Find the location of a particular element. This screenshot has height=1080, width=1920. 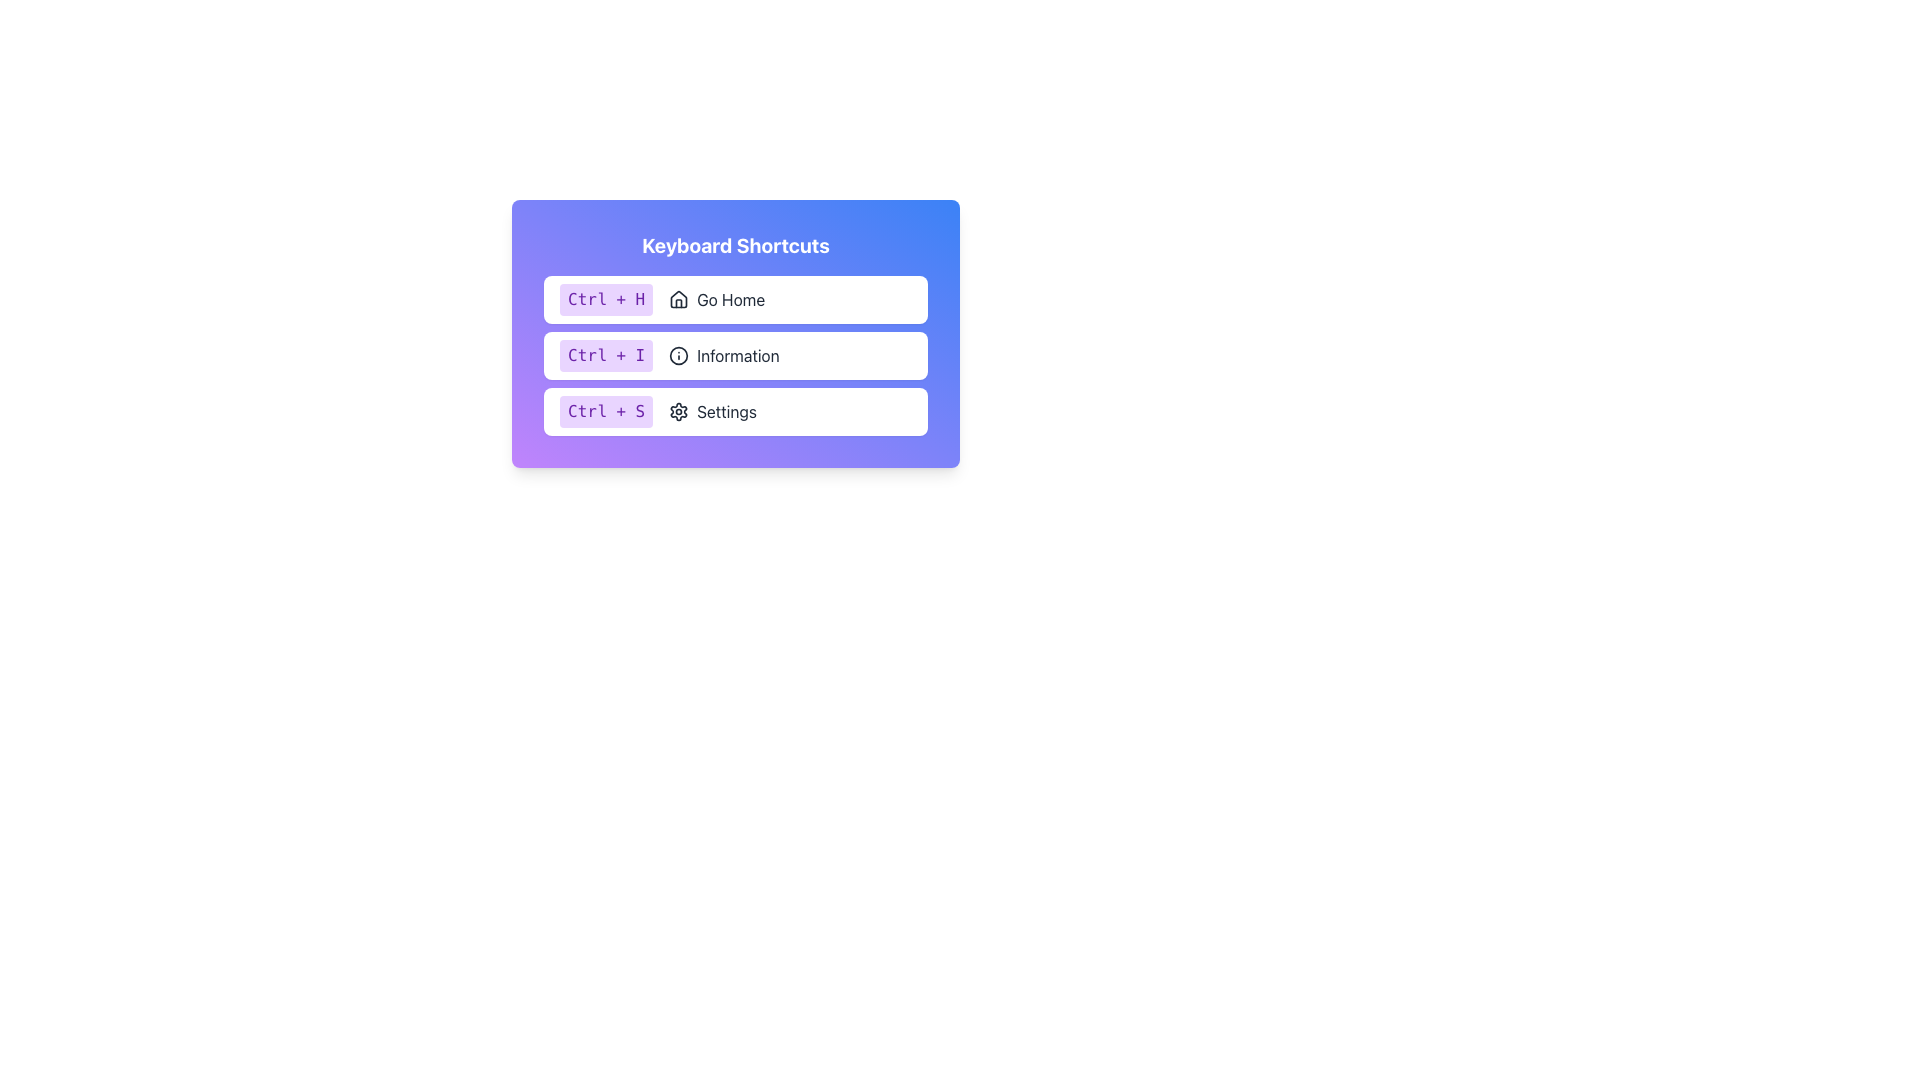

the 'Ctrl + S Settings' button, which is a rectangular button with rounded edges, featuring a purple text and gear icon, located at the bottom of a vertical stack of three buttons is located at coordinates (734, 411).